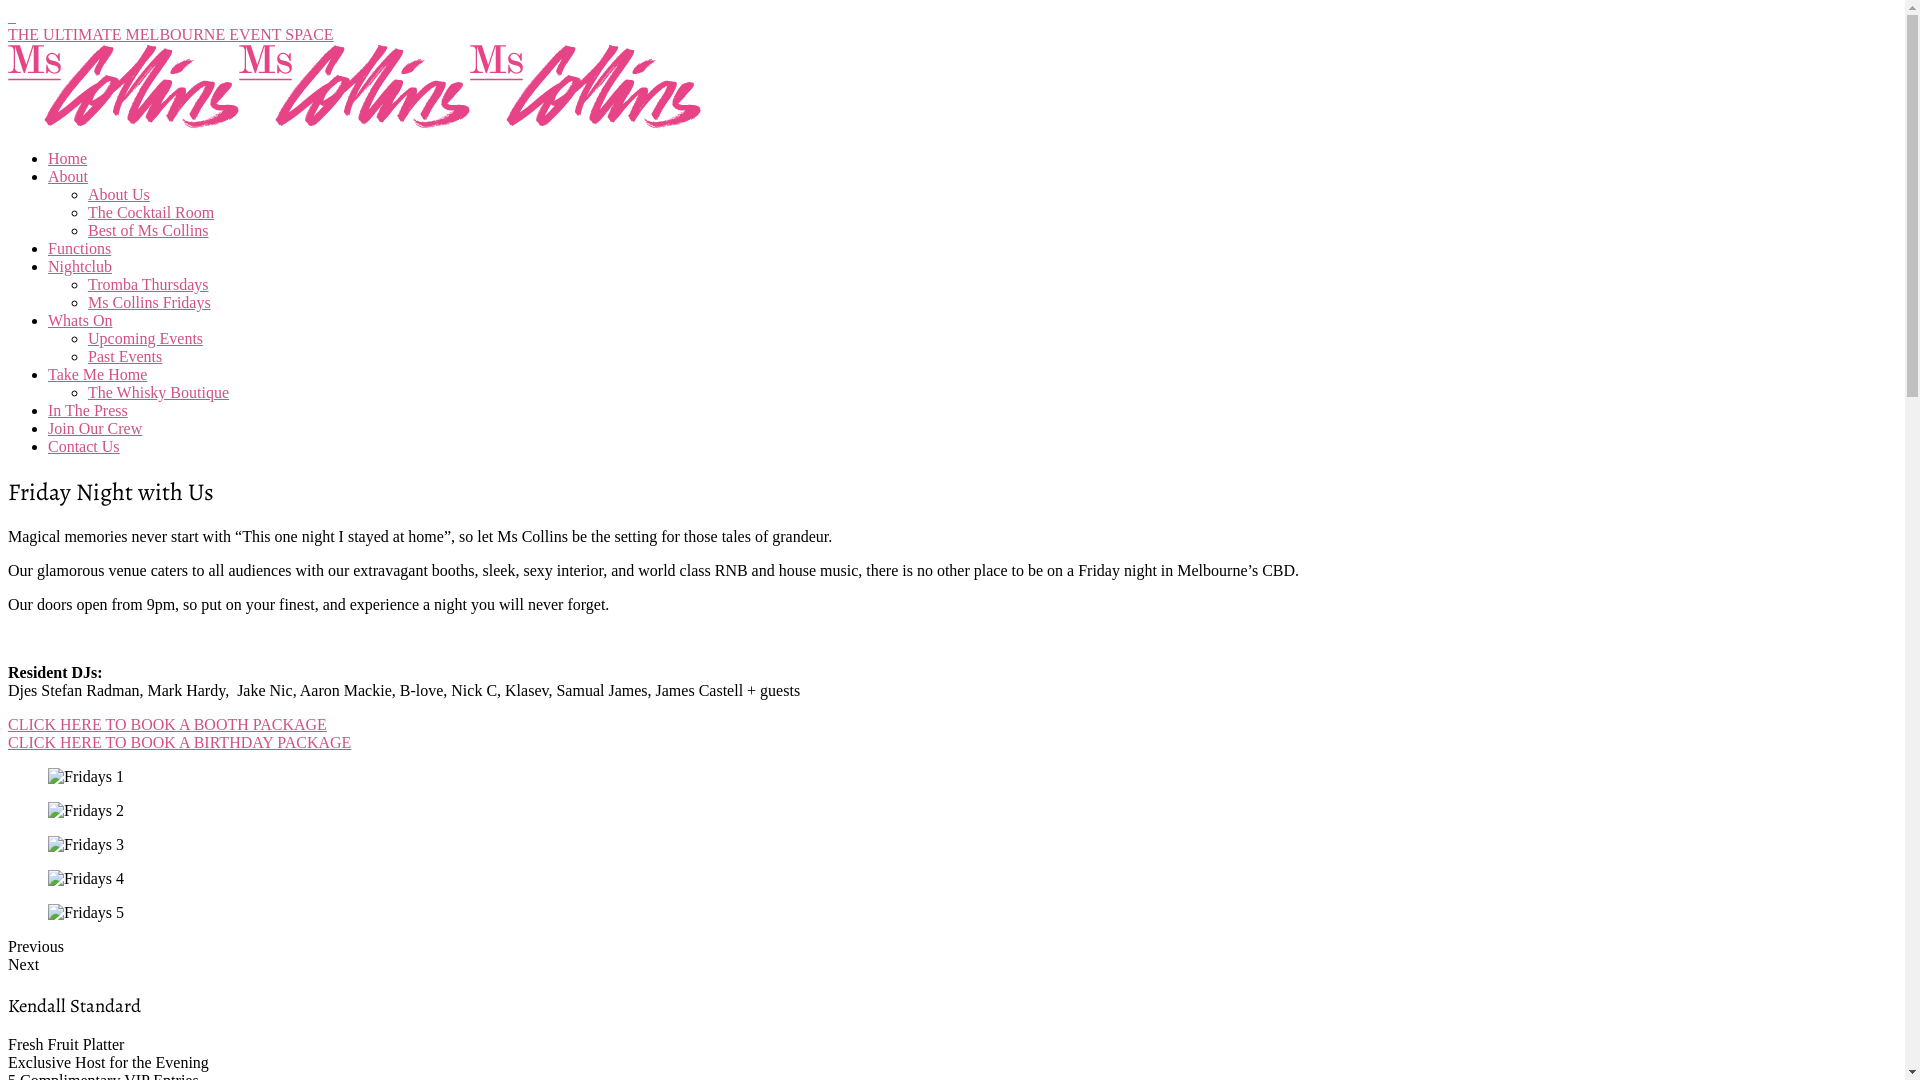 The image size is (1920, 1080). I want to click on 'Functions', so click(48, 247).